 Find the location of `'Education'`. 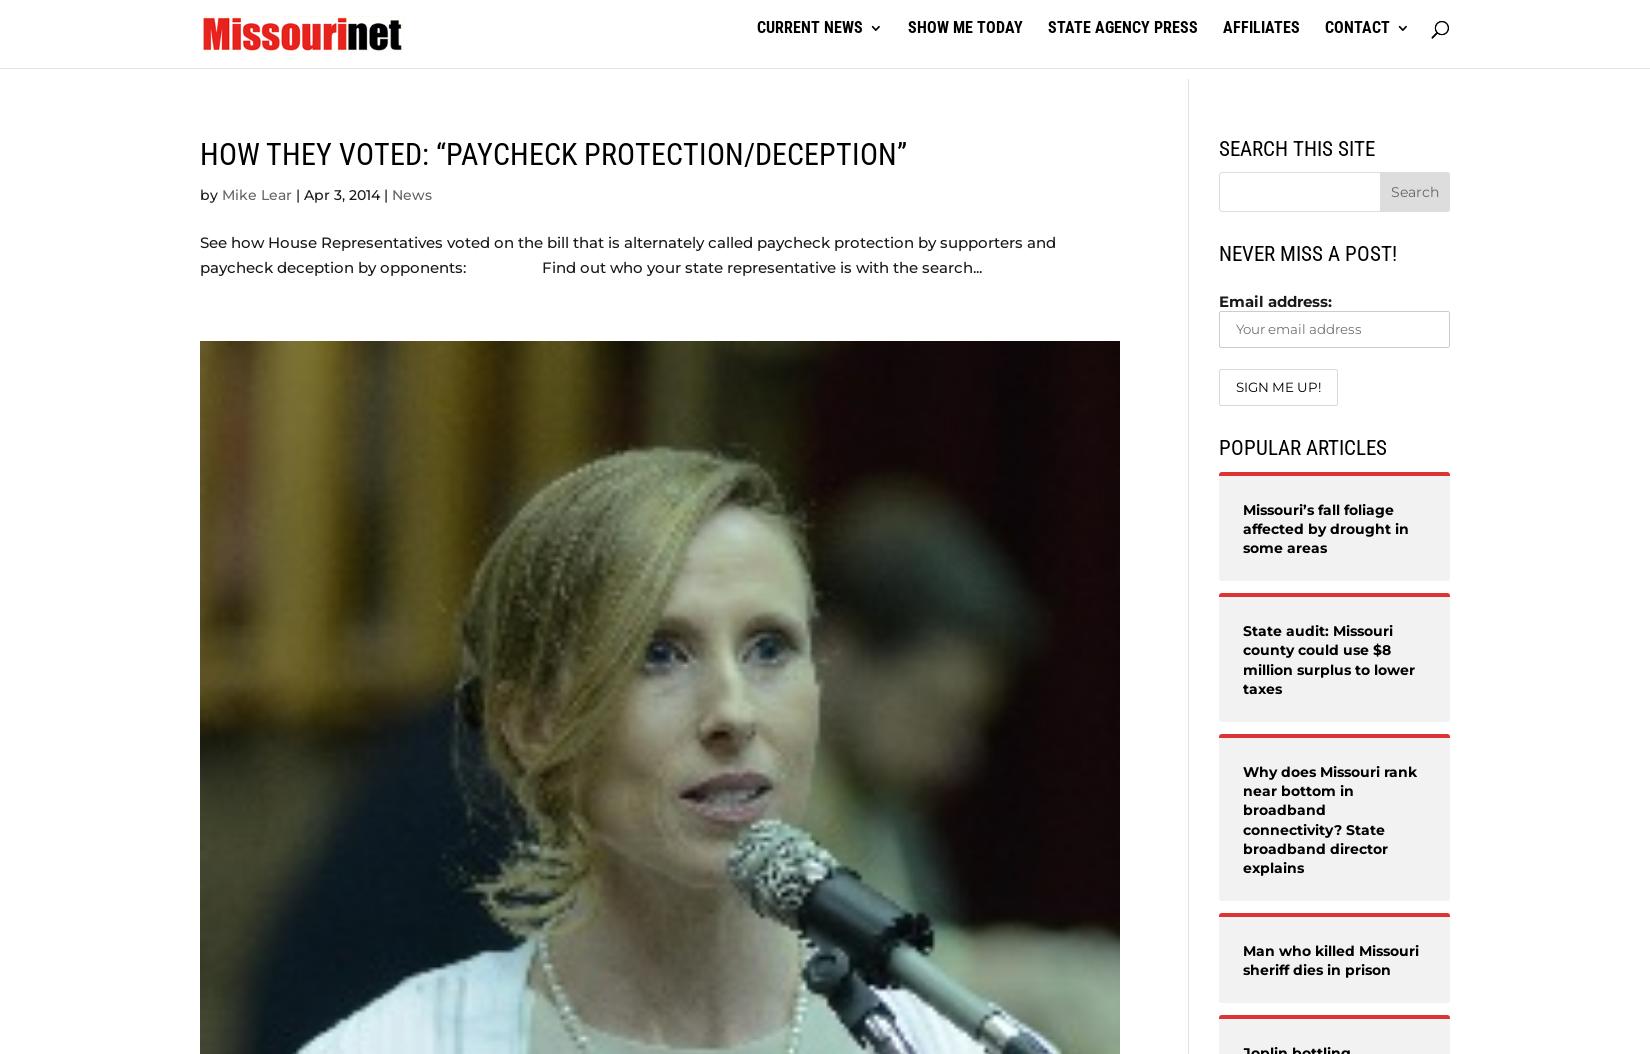

'Education' is located at coordinates (240, 164).